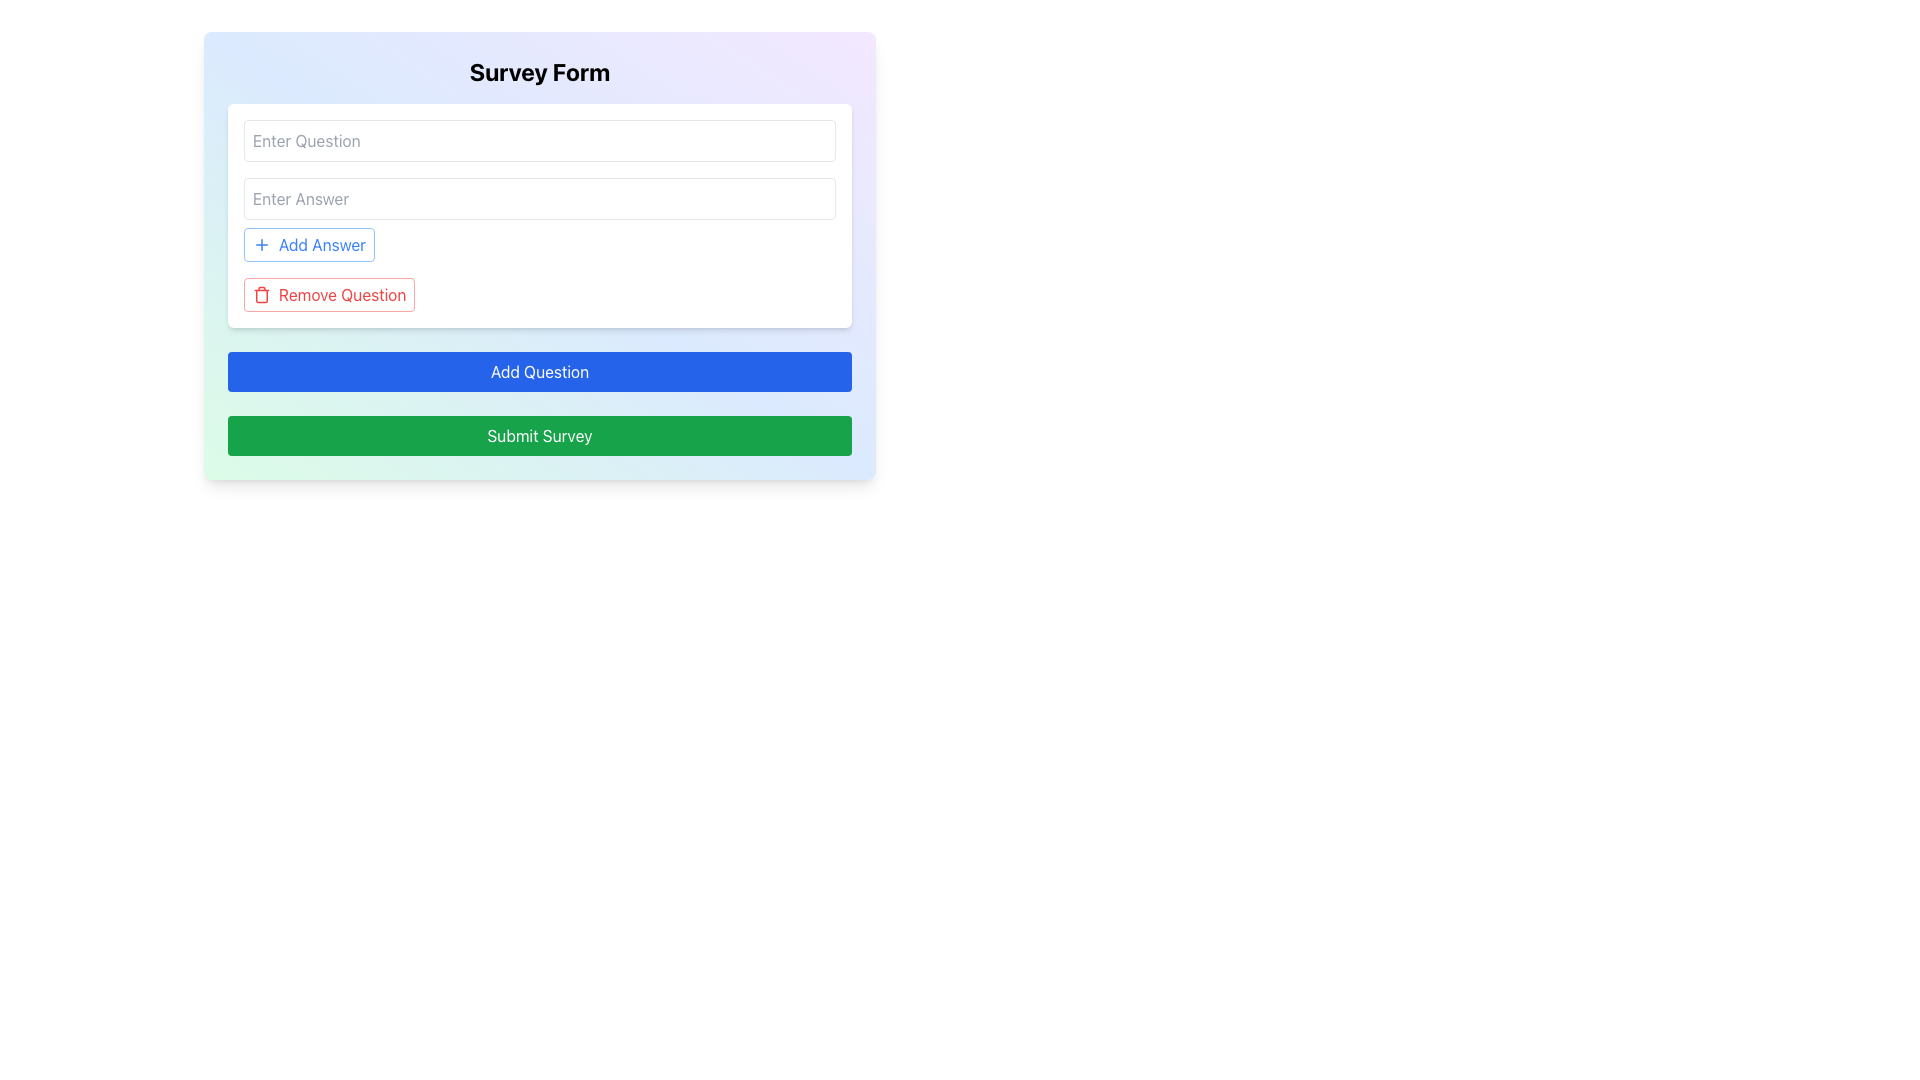 The image size is (1920, 1080). What do you see at coordinates (261, 294) in the screenshot?
I see `the 'Remove Question' button icon` at bounding box center [261, 294].